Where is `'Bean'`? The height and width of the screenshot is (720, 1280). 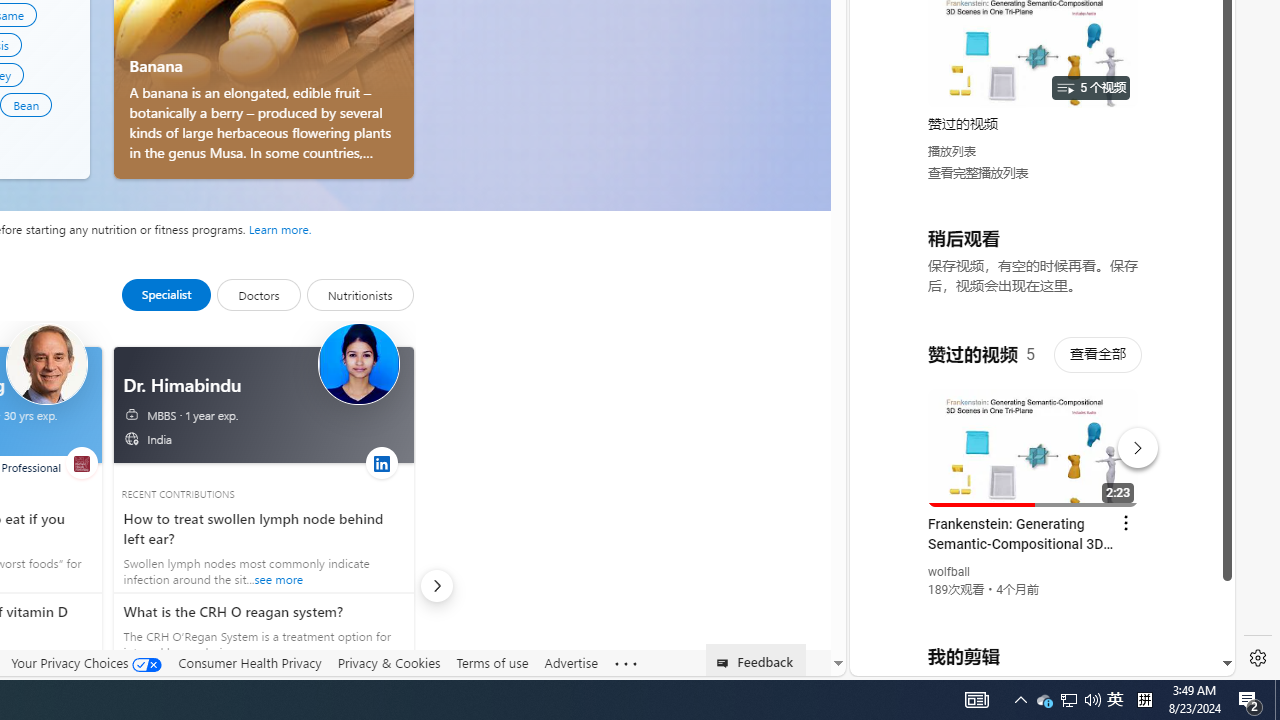
'Bean' is located at coordinates (26, 104).